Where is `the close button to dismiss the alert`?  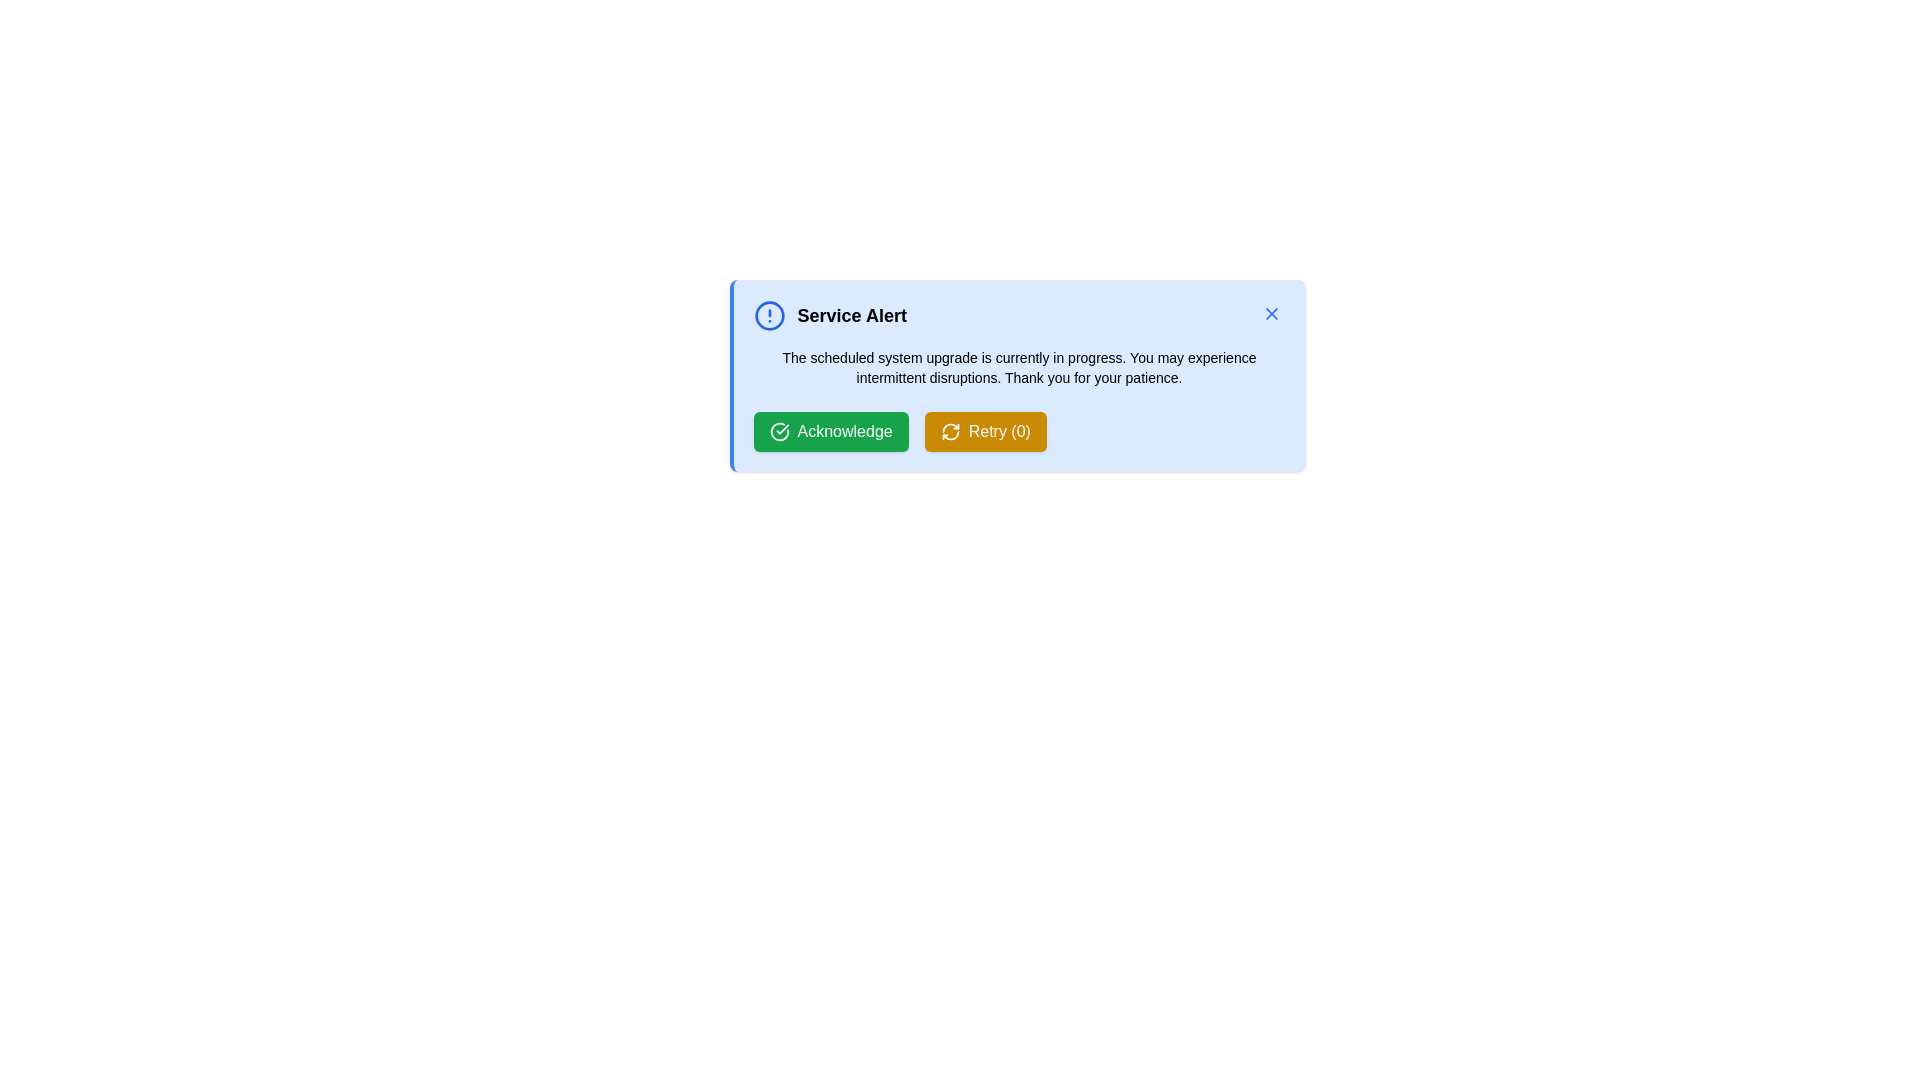 the close button to dismiss the alert is located at coordinates (1270, 313).